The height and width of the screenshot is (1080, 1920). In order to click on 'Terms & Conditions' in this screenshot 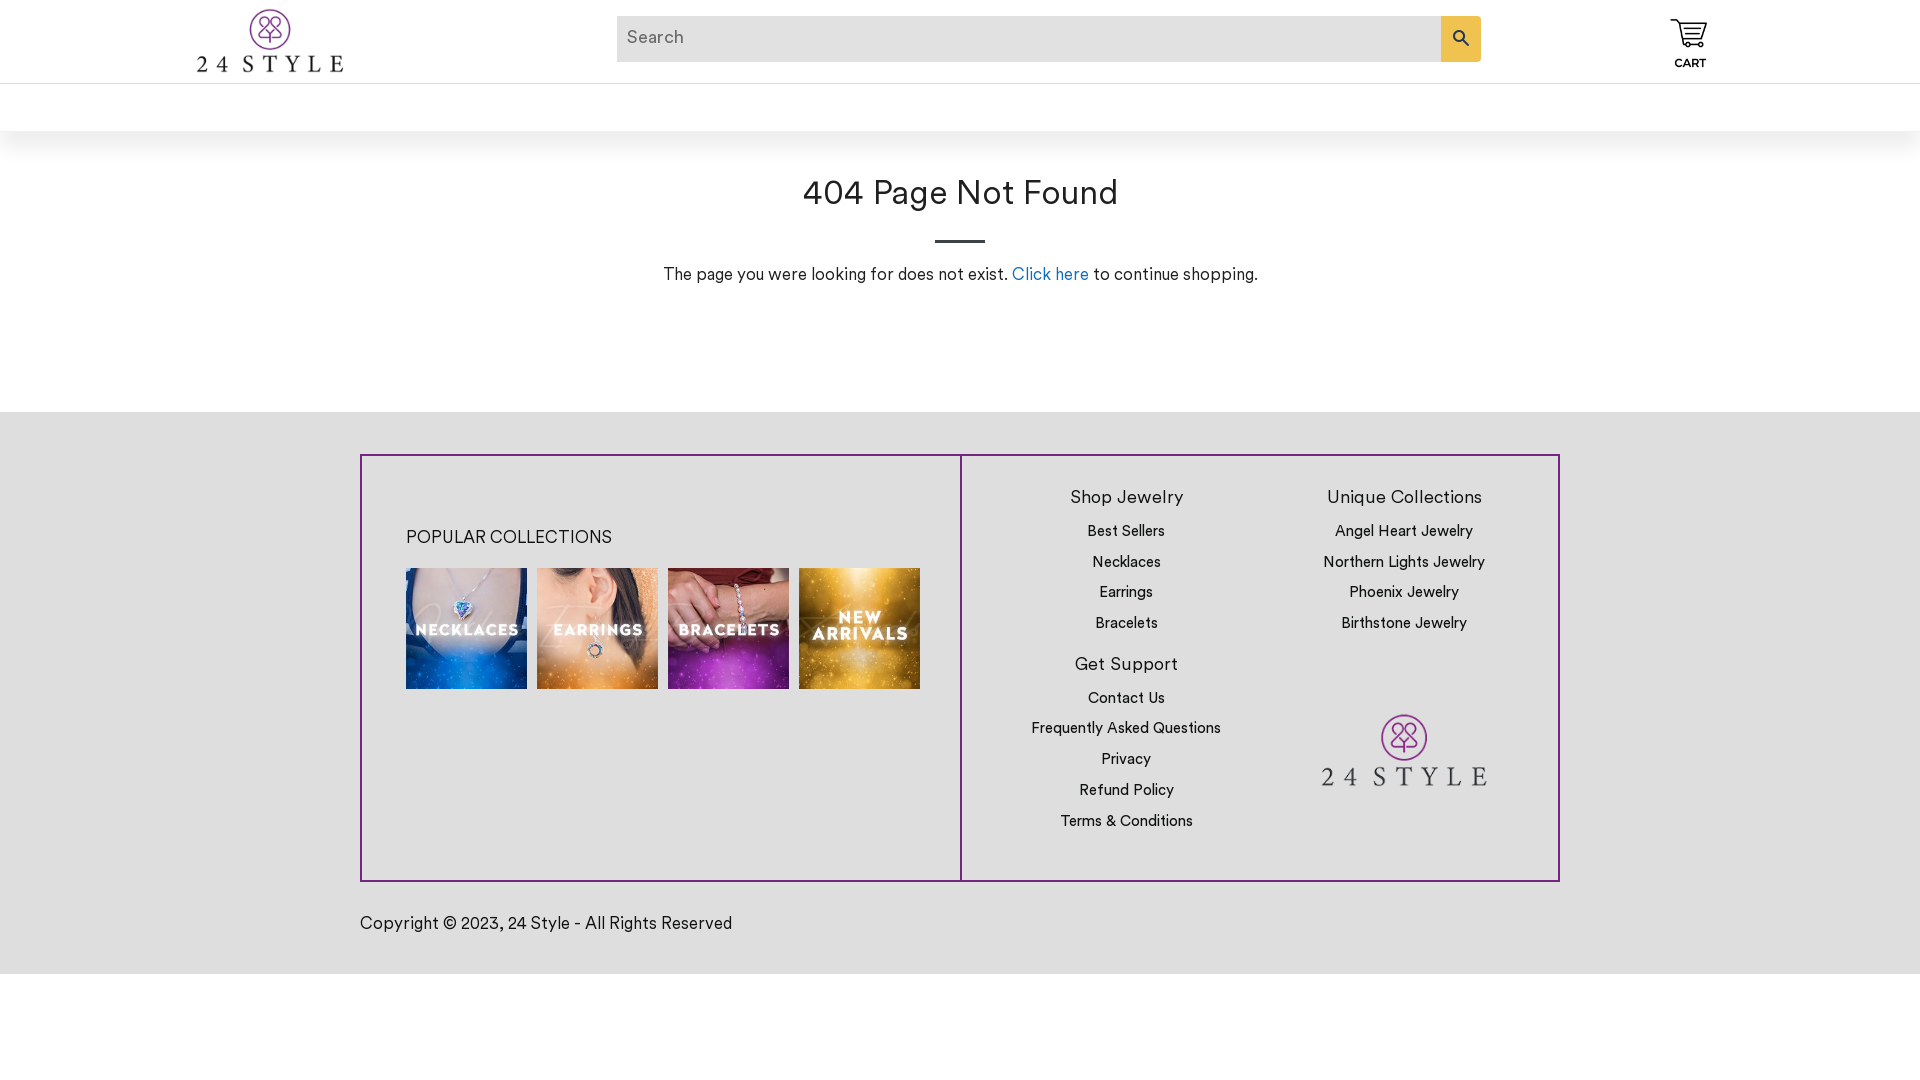, I will do `click(1126, 822)`.